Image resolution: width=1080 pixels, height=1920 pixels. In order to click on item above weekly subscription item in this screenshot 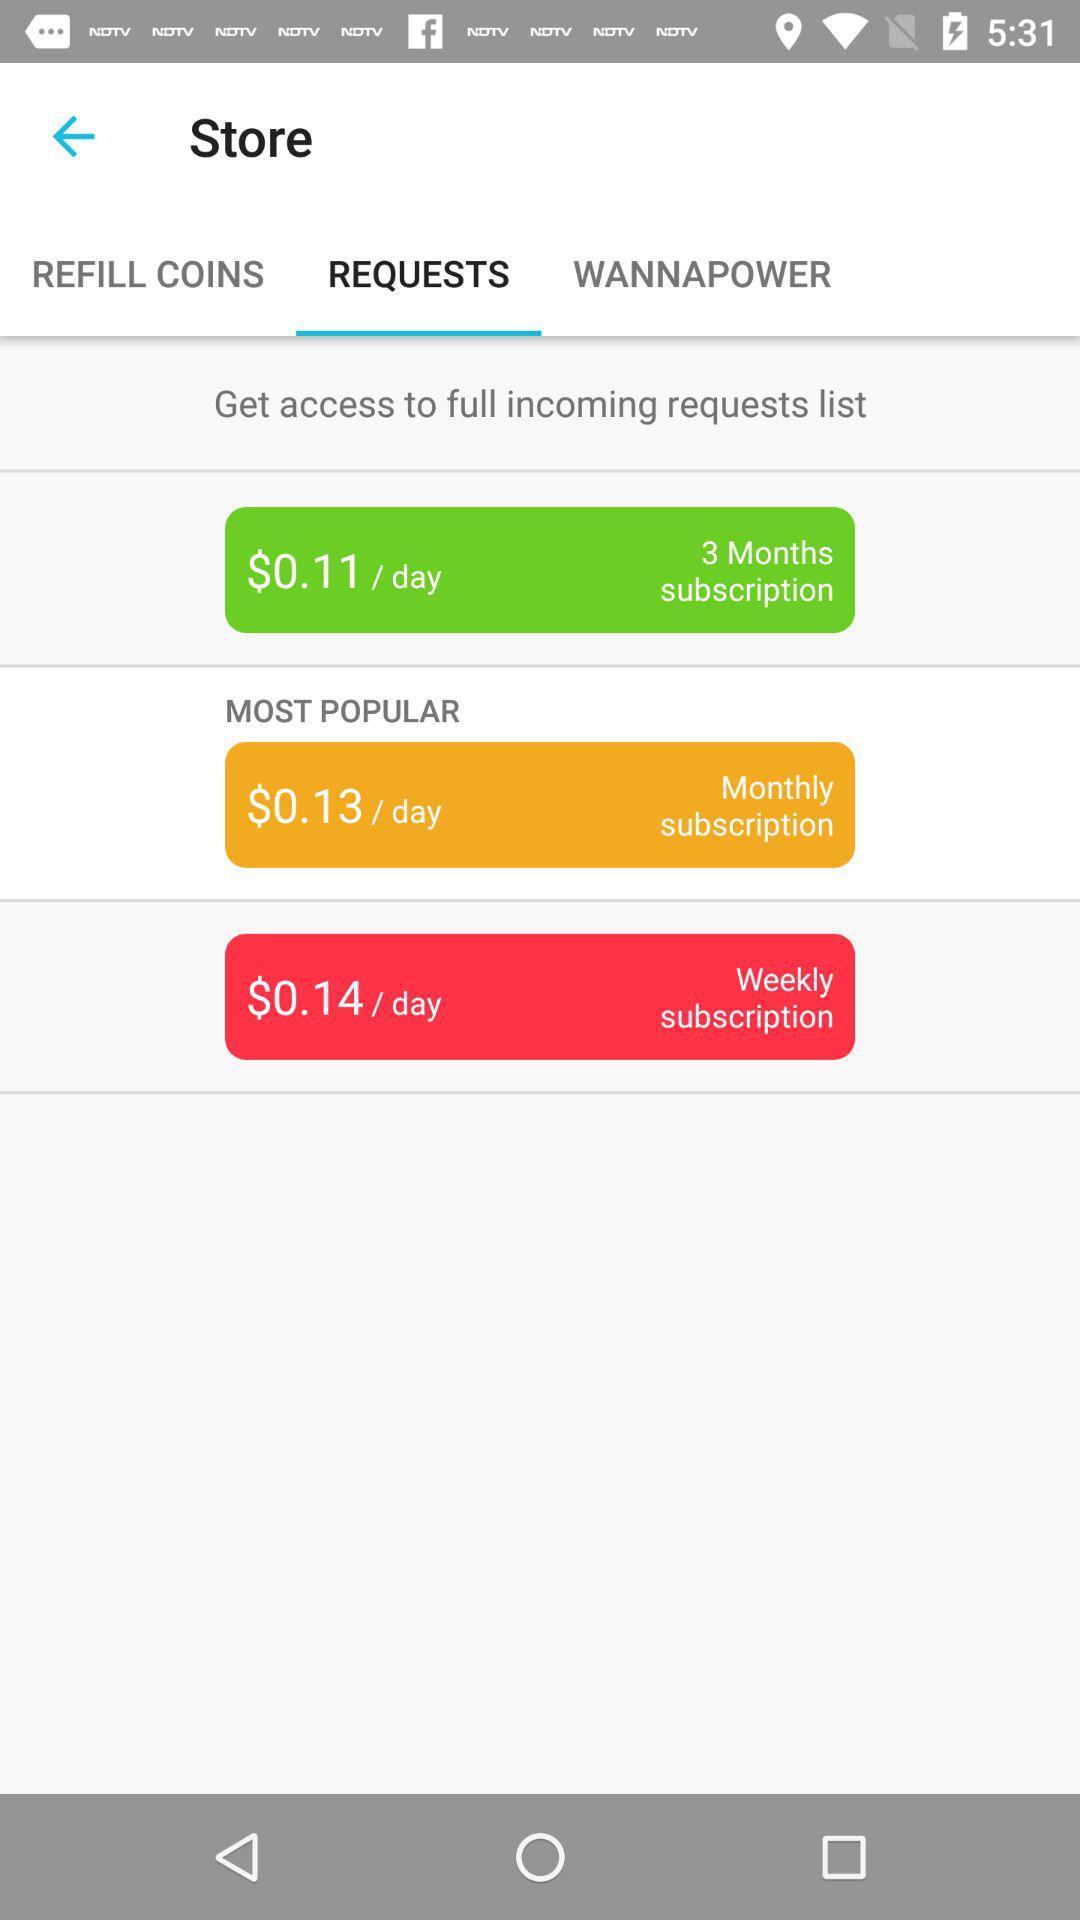, I will do `click(715, 804)`.